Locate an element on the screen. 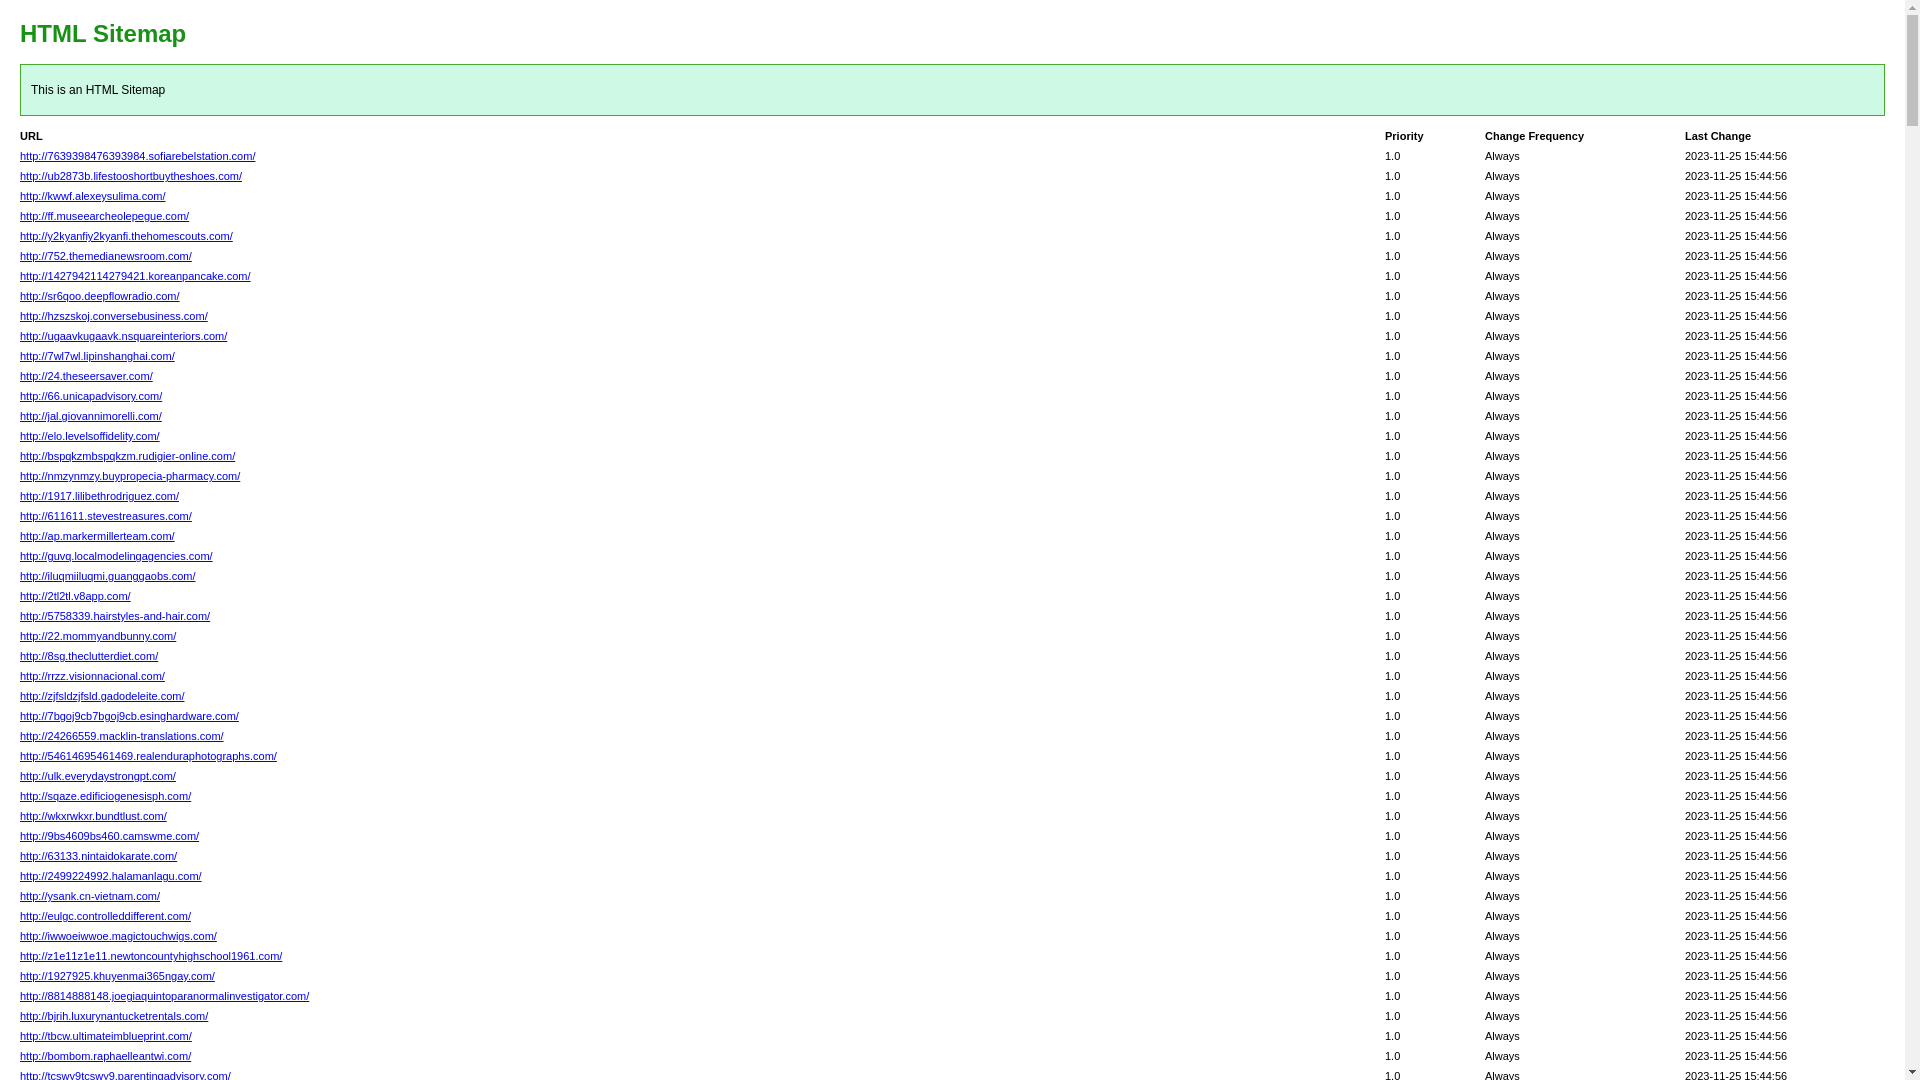 The image size is (1920, 1080). 'http://1427942114279421.koreanpancake.com/' is located at coordinates (134, 276).